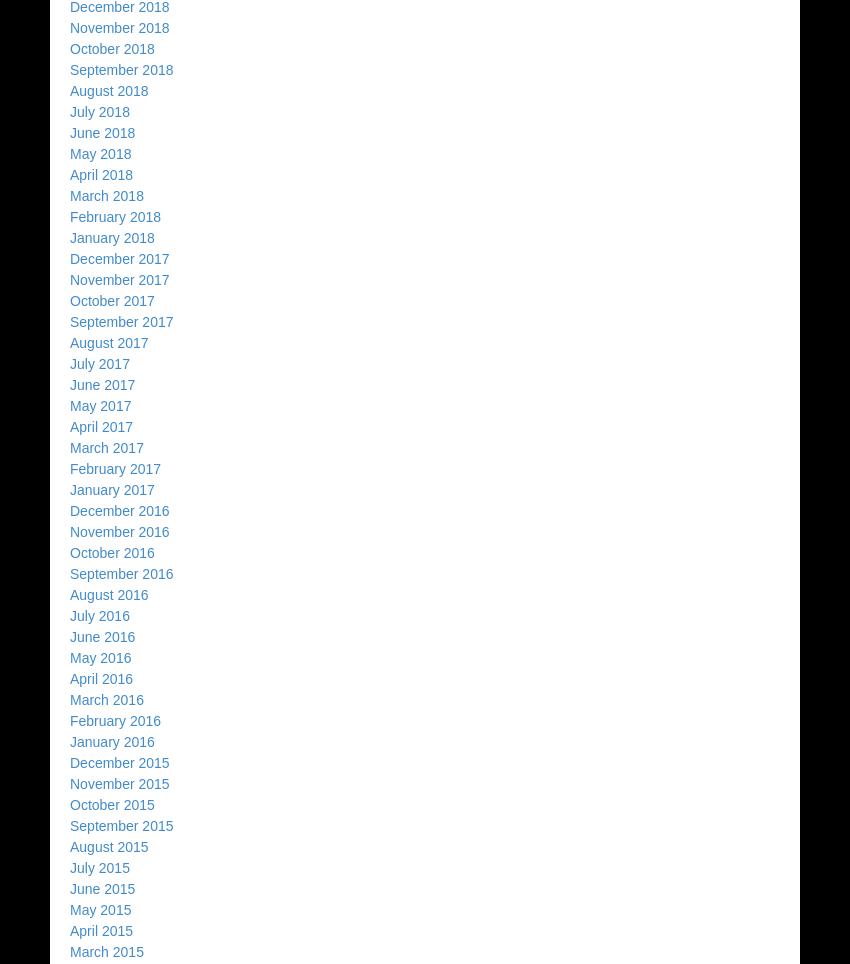 This screenshot has width=850, height=964. I want to click on 'December 2015', so click(118, 761).